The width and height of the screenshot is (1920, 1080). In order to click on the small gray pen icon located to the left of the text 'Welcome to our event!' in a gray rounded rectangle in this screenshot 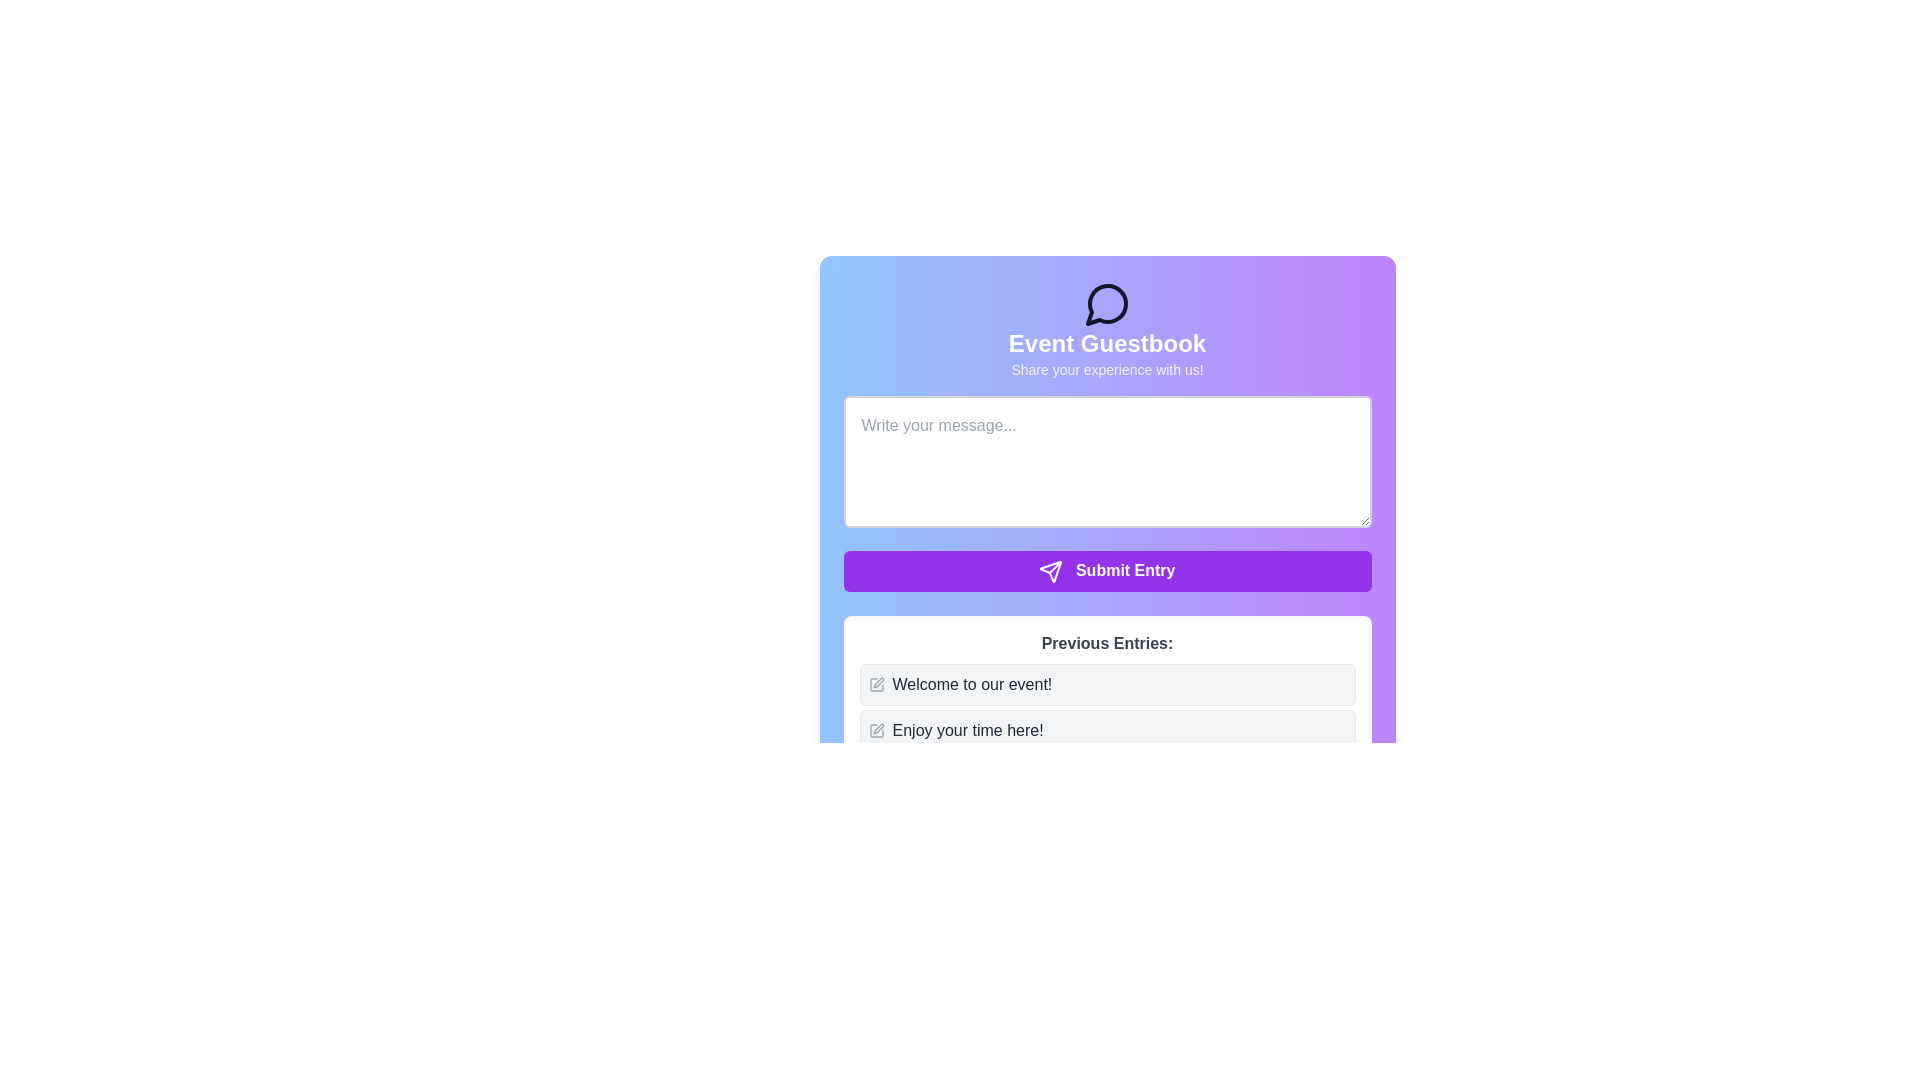, I will do `click(876, 683)`.